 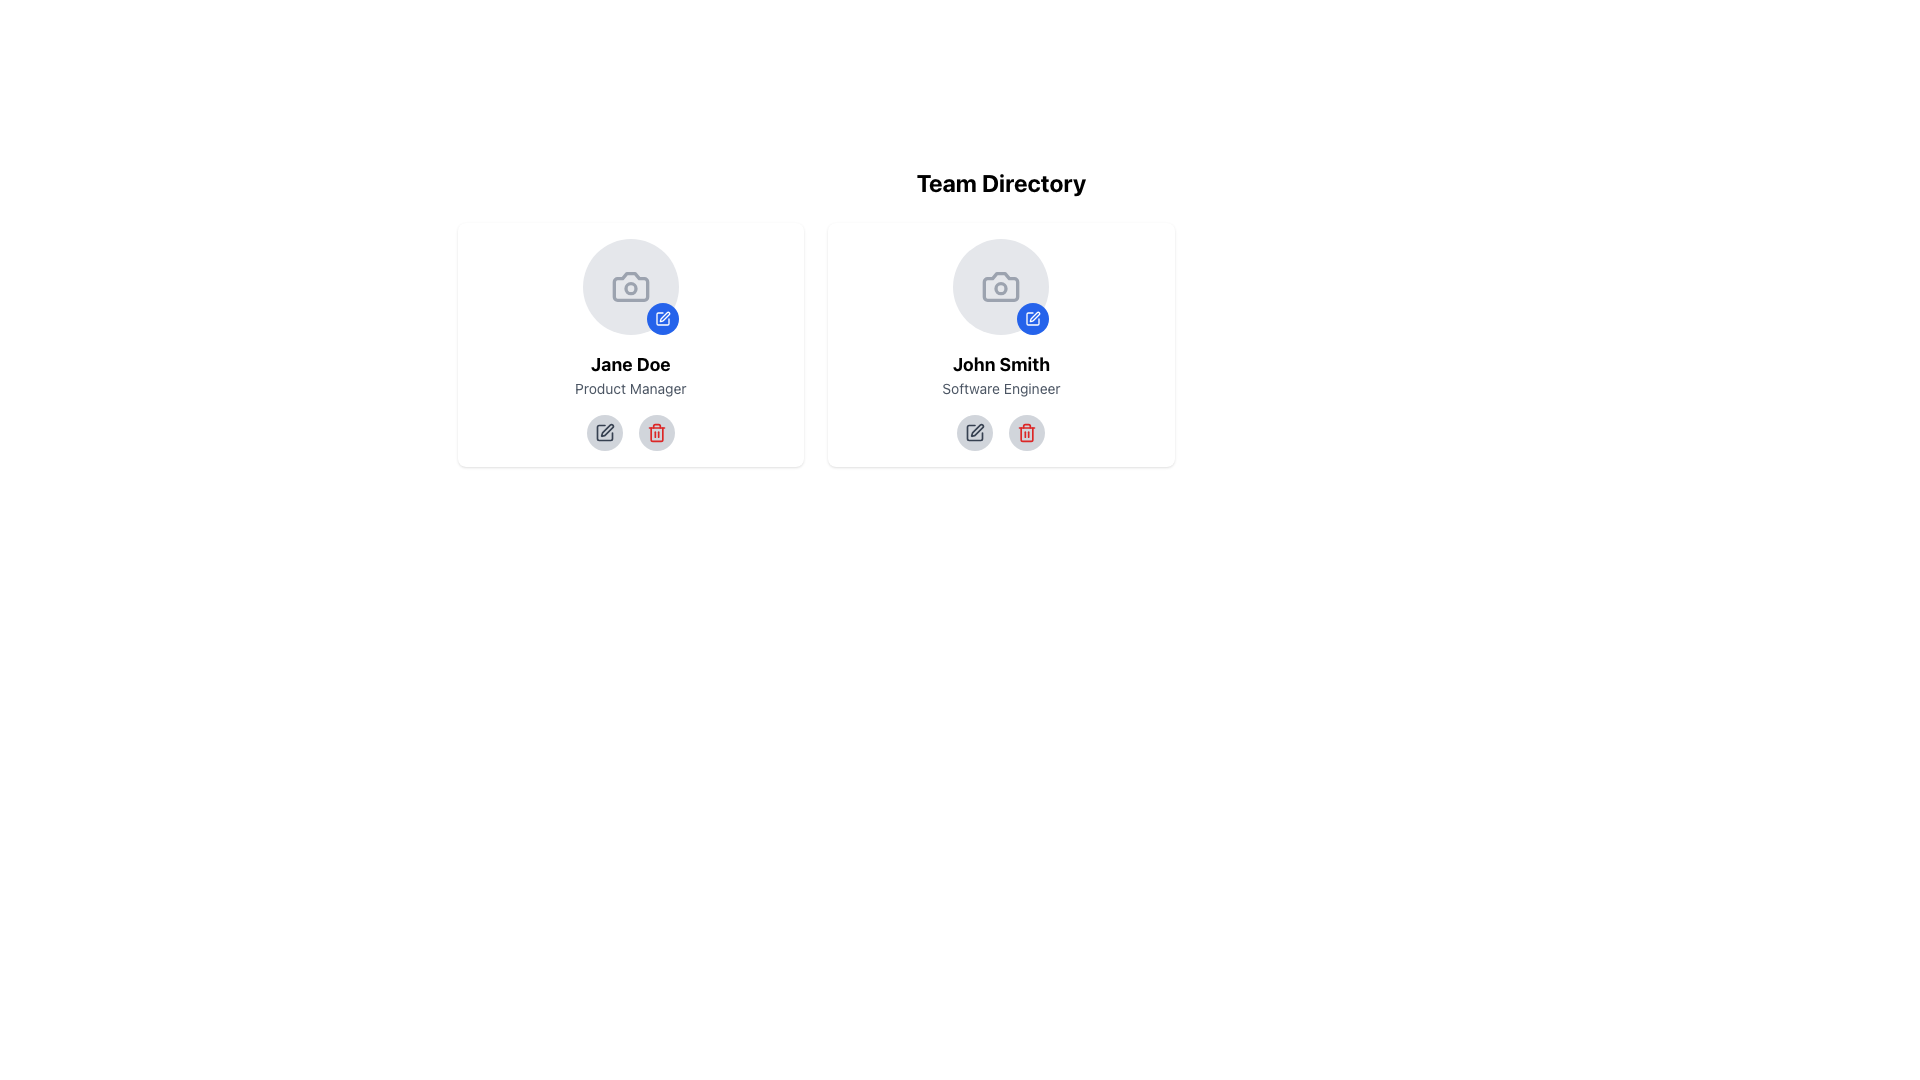 I want to click on the button located at the bottom-right of John Smith's avatar area, so click(x=1033, y=318).